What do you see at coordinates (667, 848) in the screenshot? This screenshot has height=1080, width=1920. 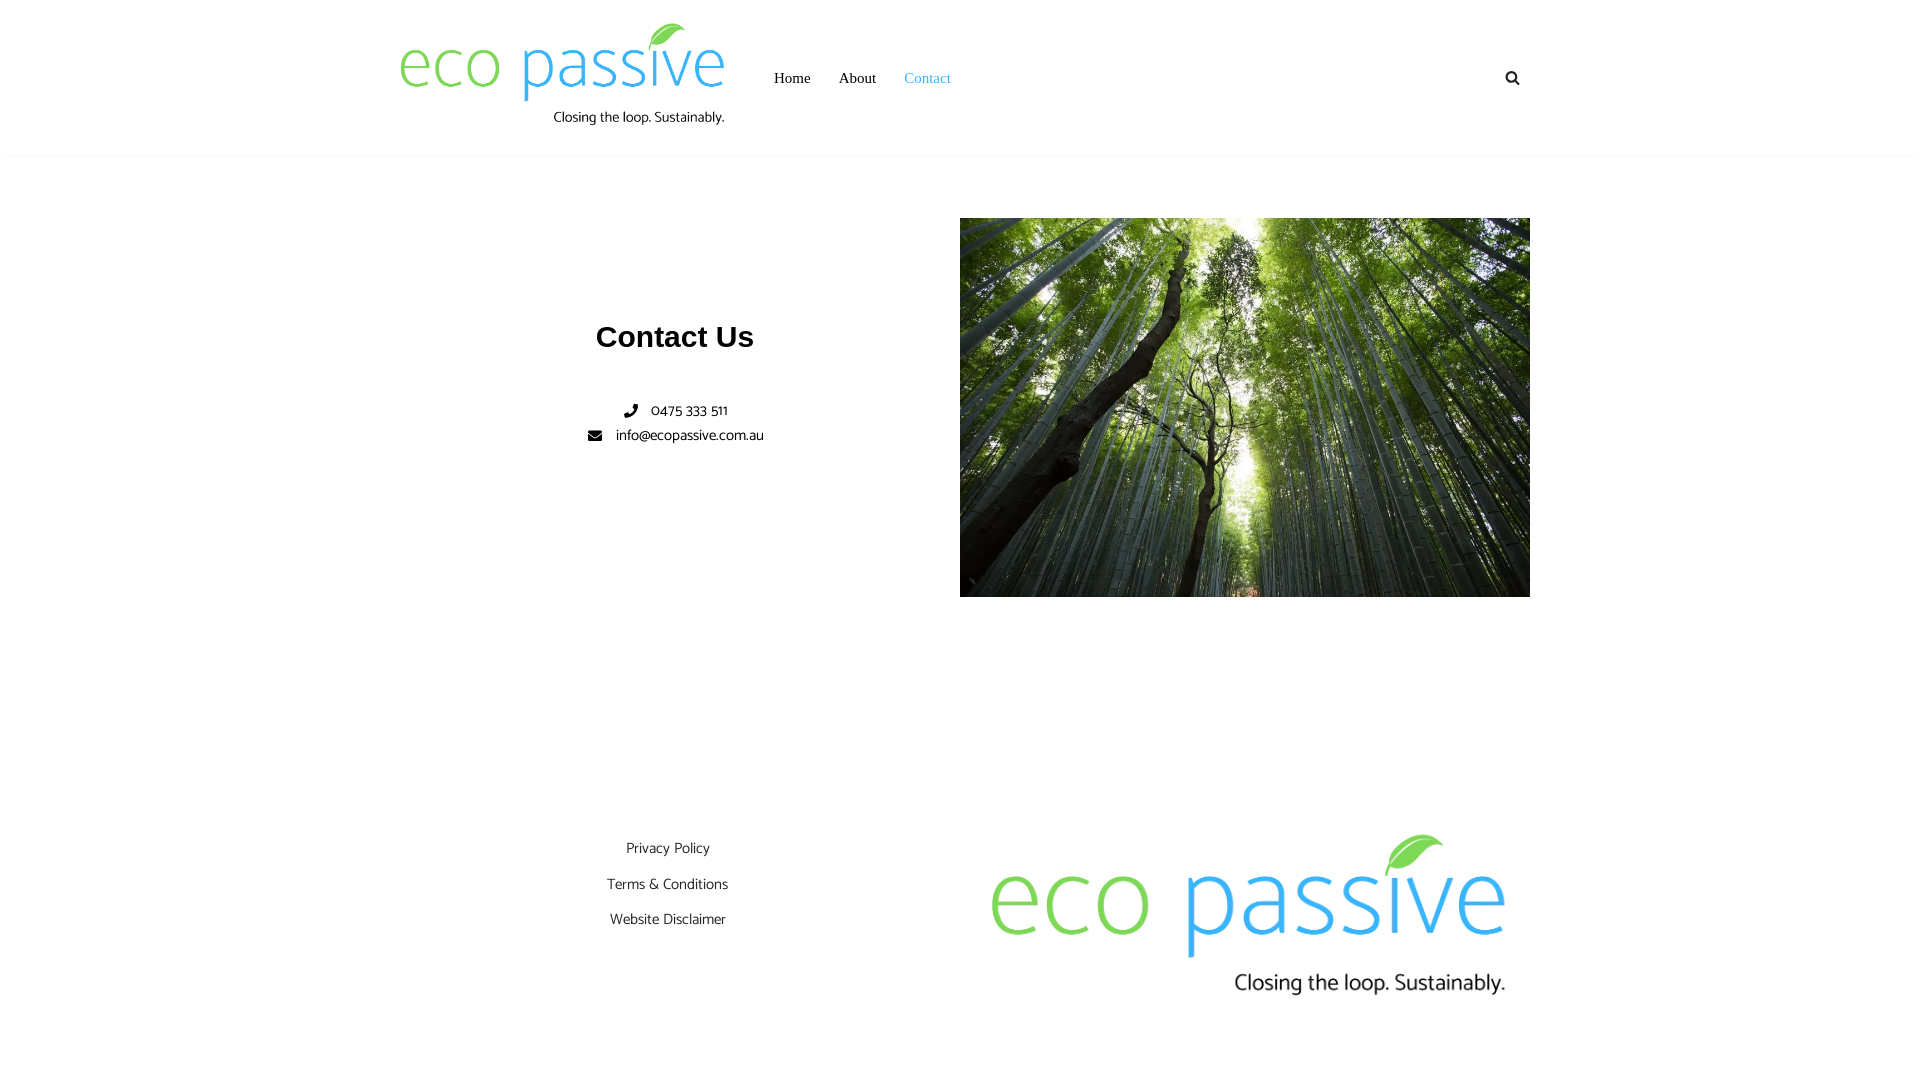 I see `'Privacy Policy'` at bounding box center [667, 848].